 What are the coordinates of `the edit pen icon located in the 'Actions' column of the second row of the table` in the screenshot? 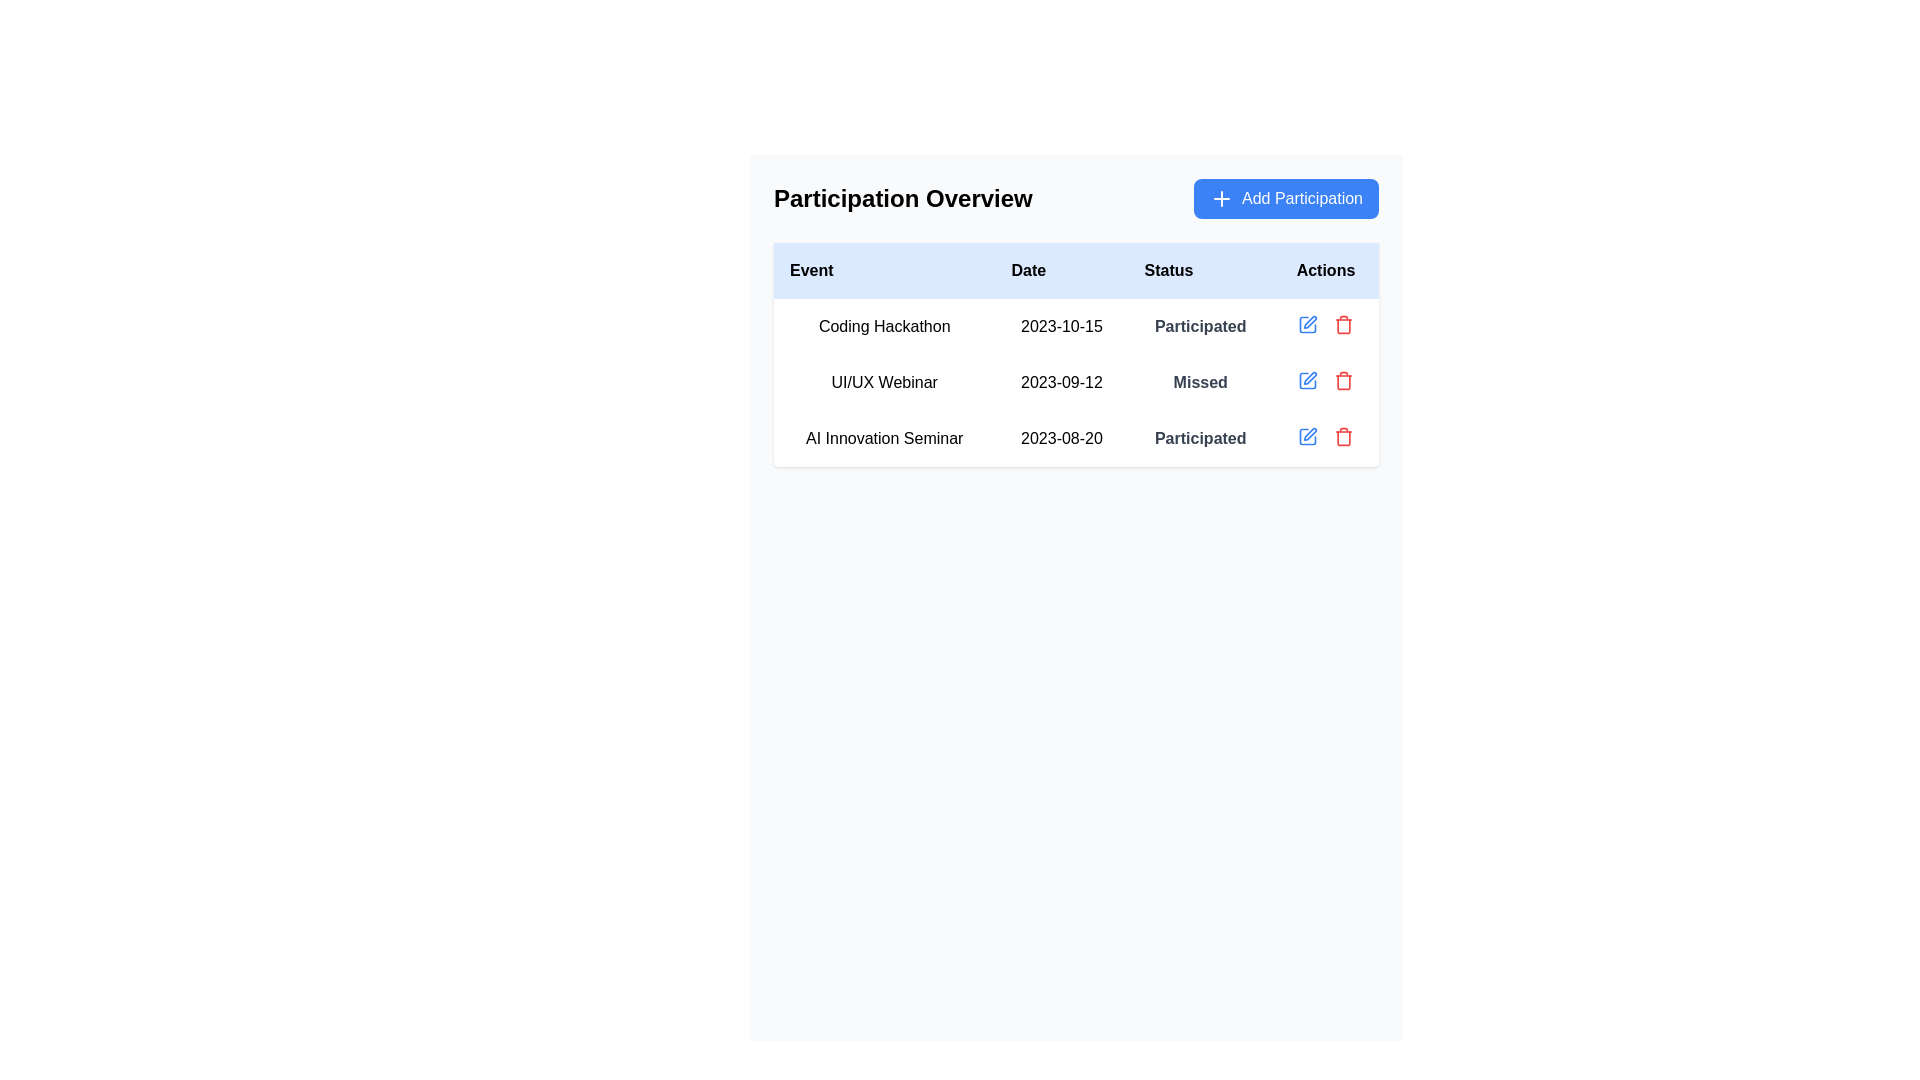 It's located at (1310, 378).